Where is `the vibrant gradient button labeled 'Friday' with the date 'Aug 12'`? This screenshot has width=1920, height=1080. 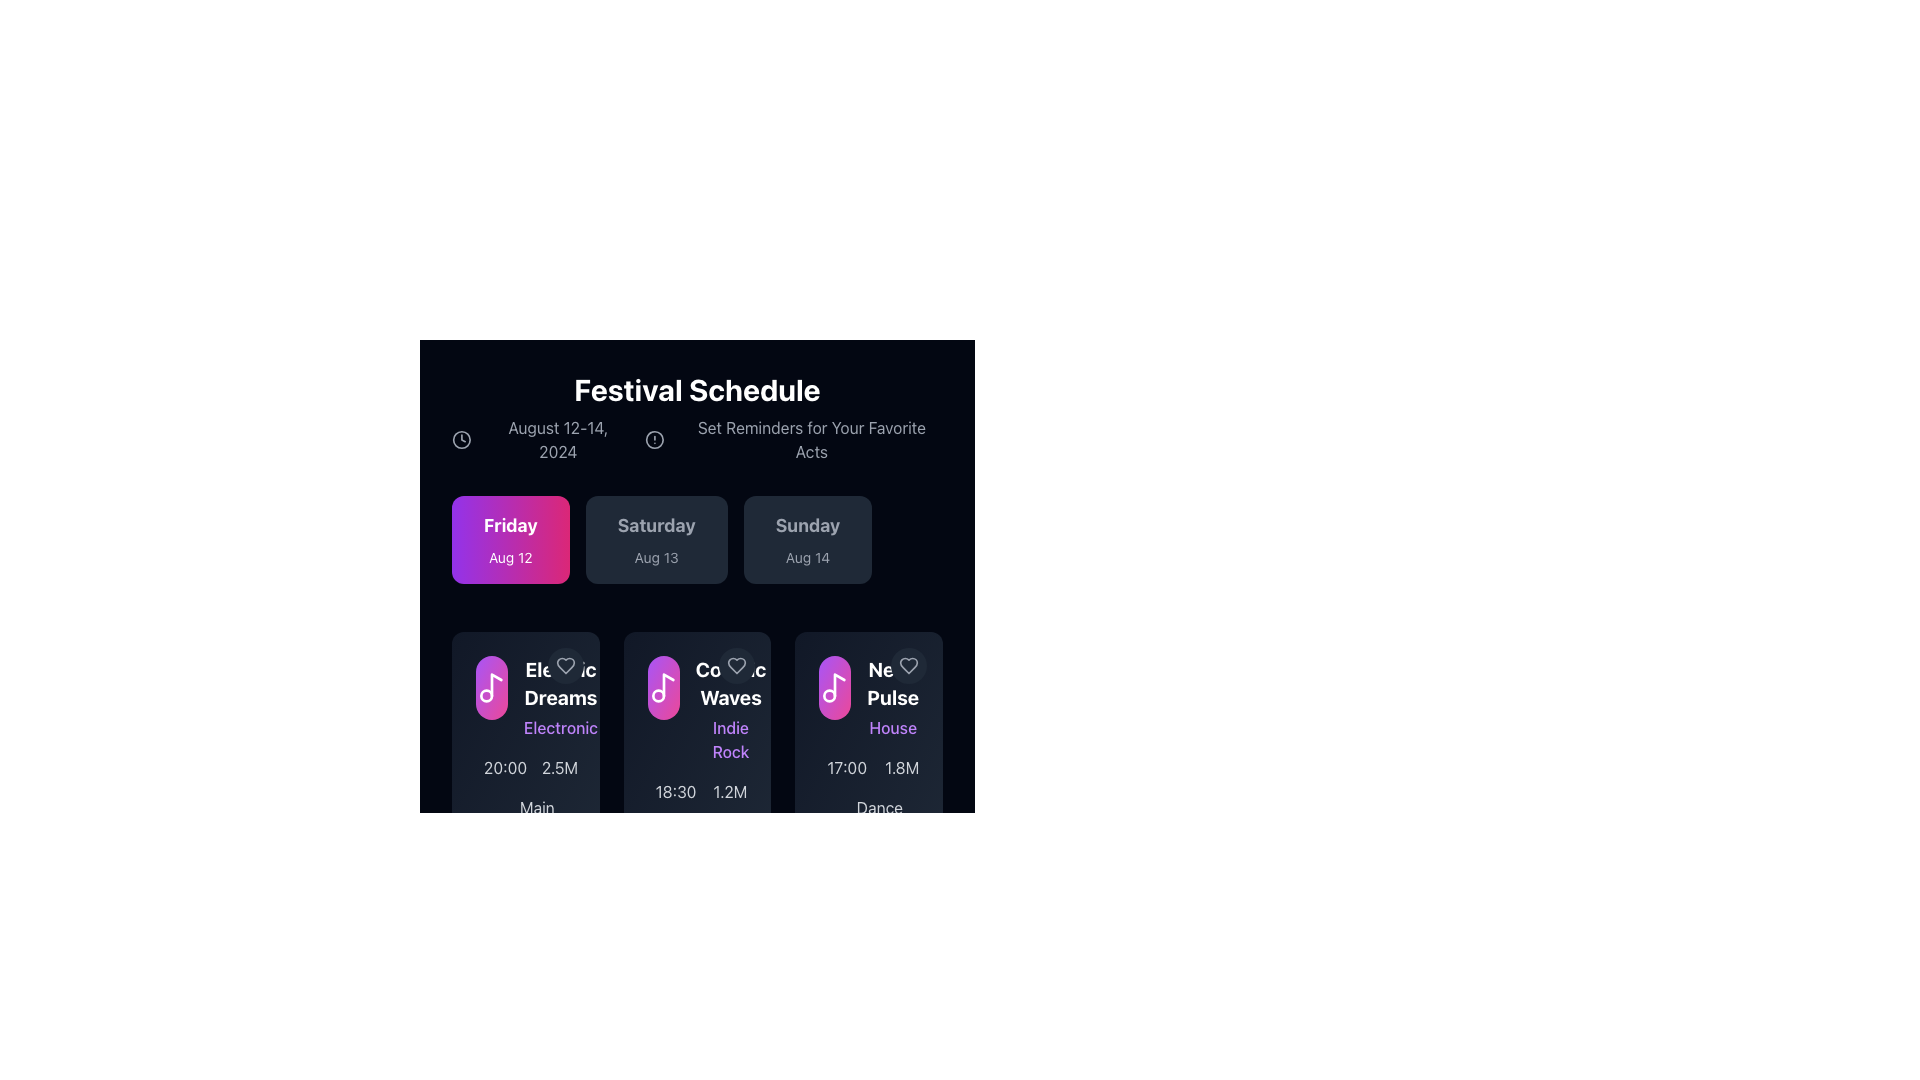 the vibrant gradient button labeled 'Friday' with the date 'Aug 12' is located at coordinates (510, 540).